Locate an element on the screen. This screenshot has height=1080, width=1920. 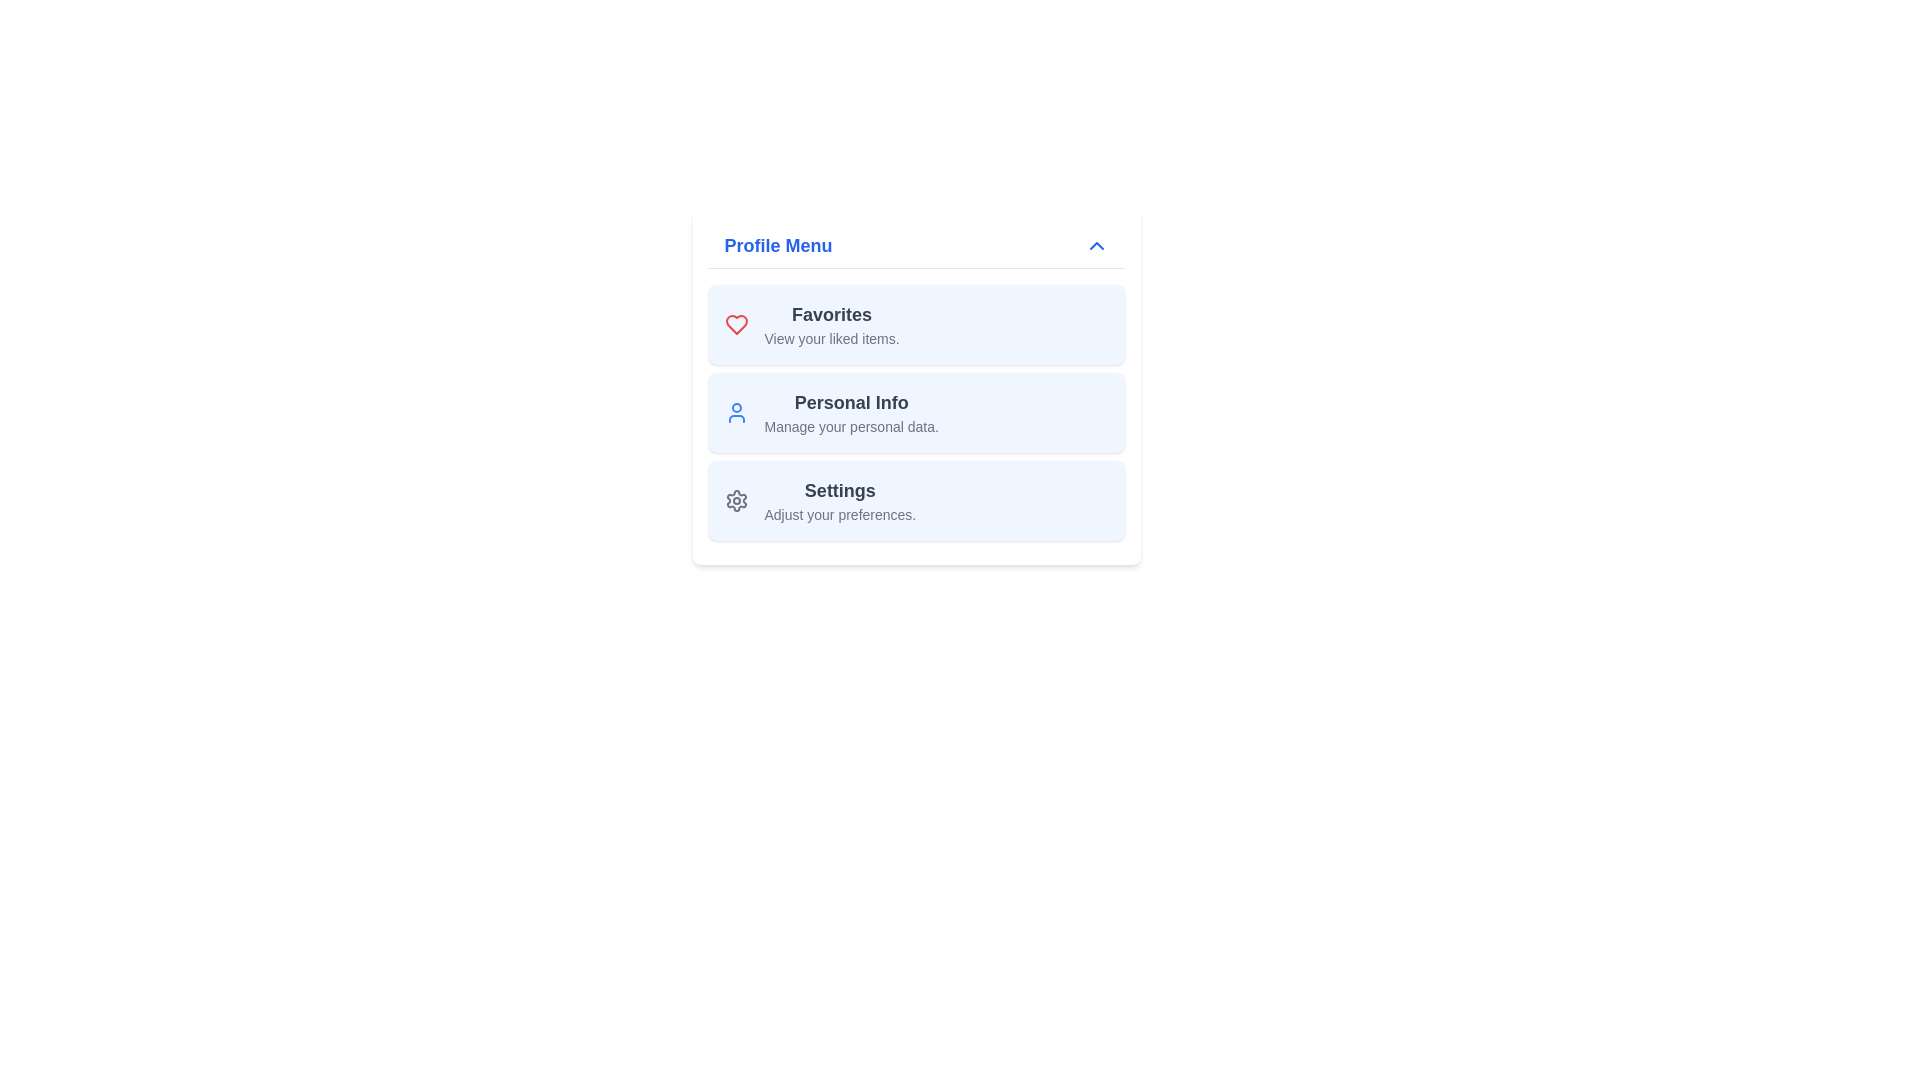
the red heart icon located in the top-left corner of the 'Favorites' section within the 'Profile Menu' card is located at coordinates (735, 323).